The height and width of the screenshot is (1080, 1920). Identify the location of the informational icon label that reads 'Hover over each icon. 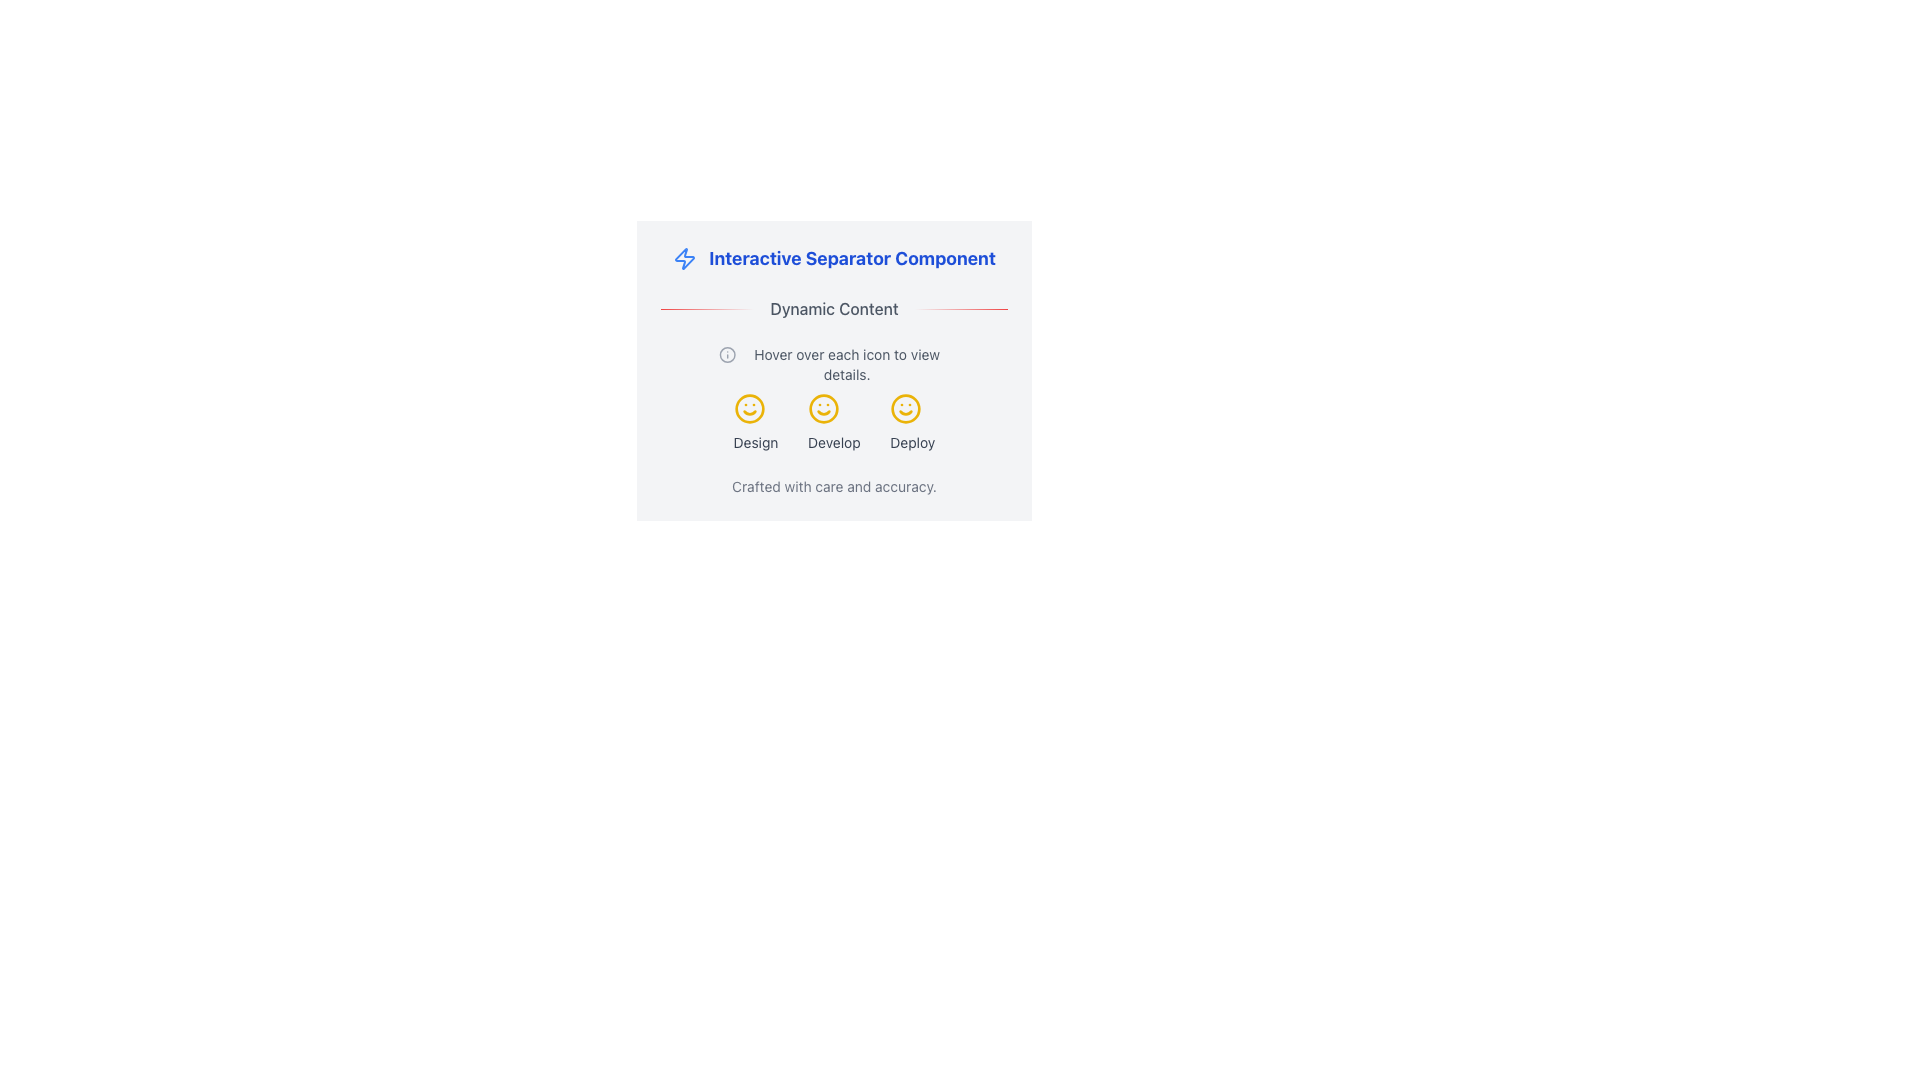
(834, 365).